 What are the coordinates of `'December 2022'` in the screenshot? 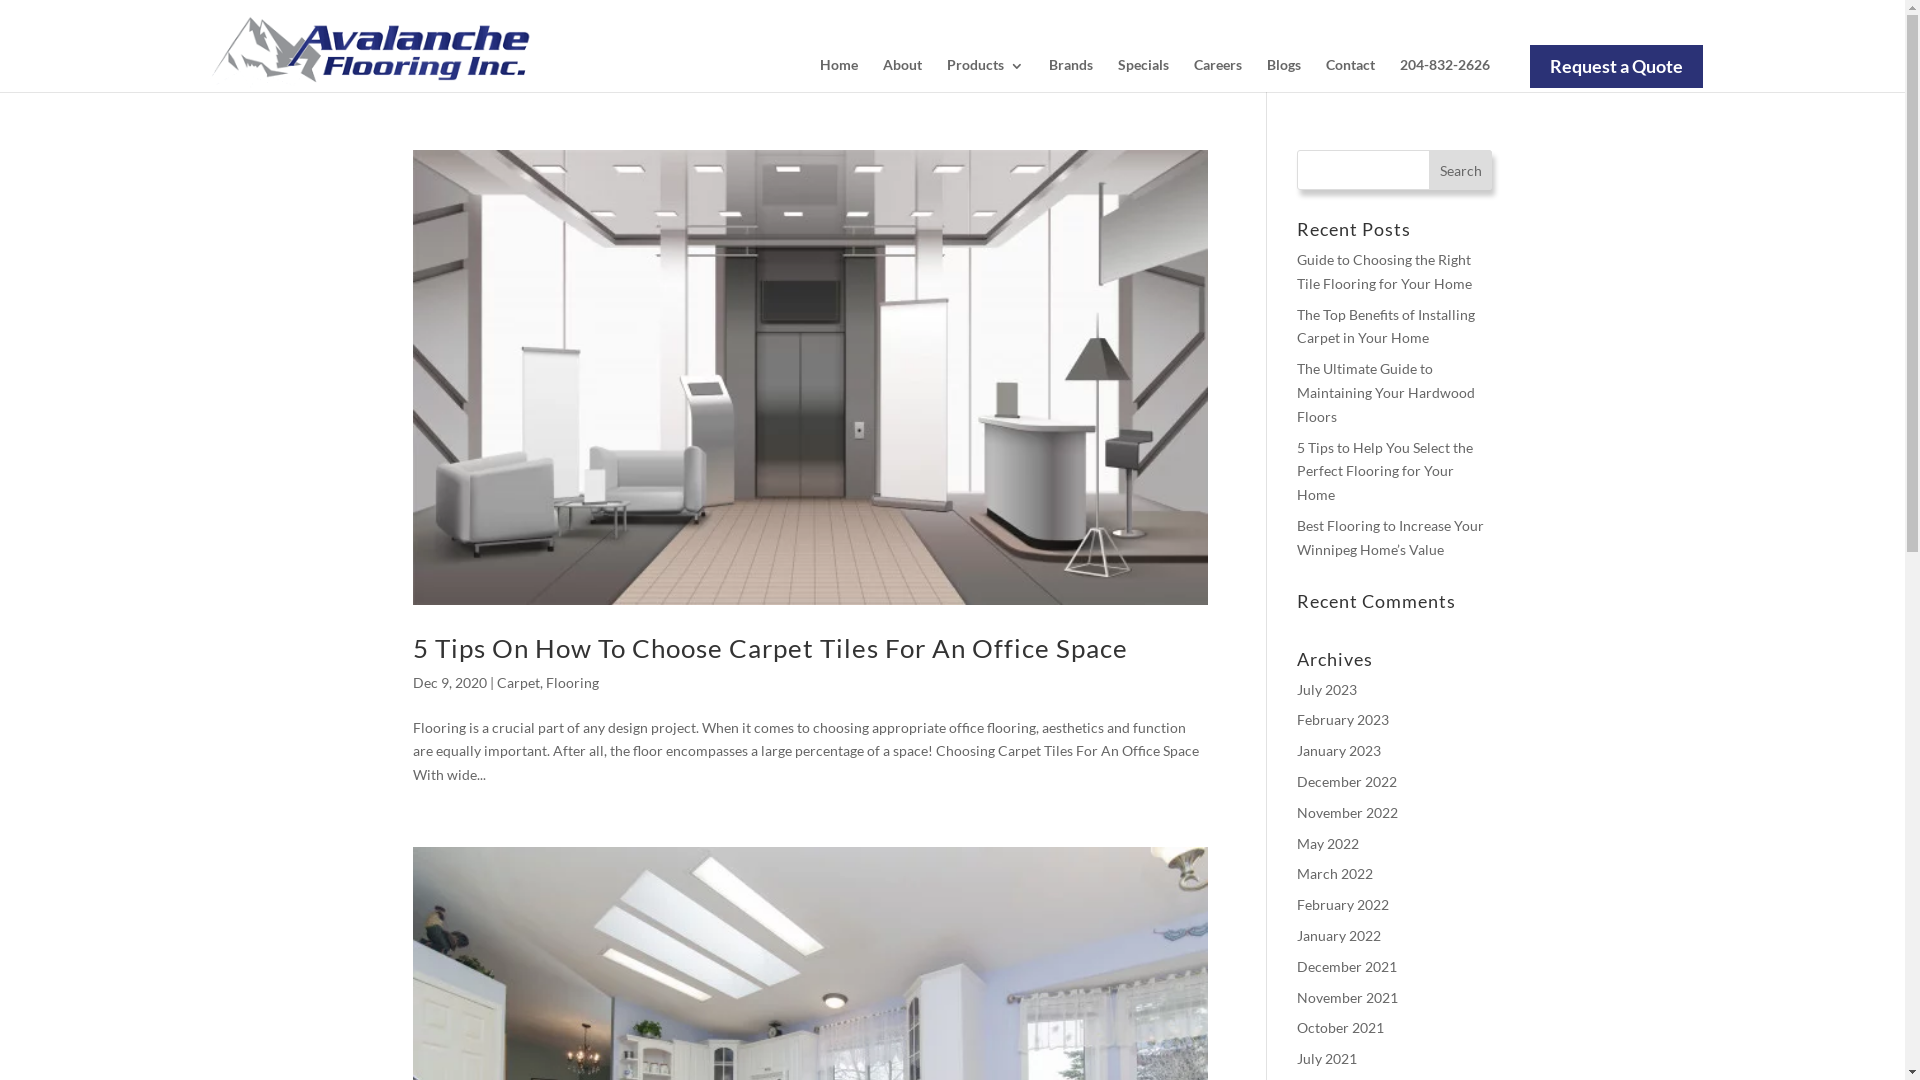 It's located at (1347, 780).